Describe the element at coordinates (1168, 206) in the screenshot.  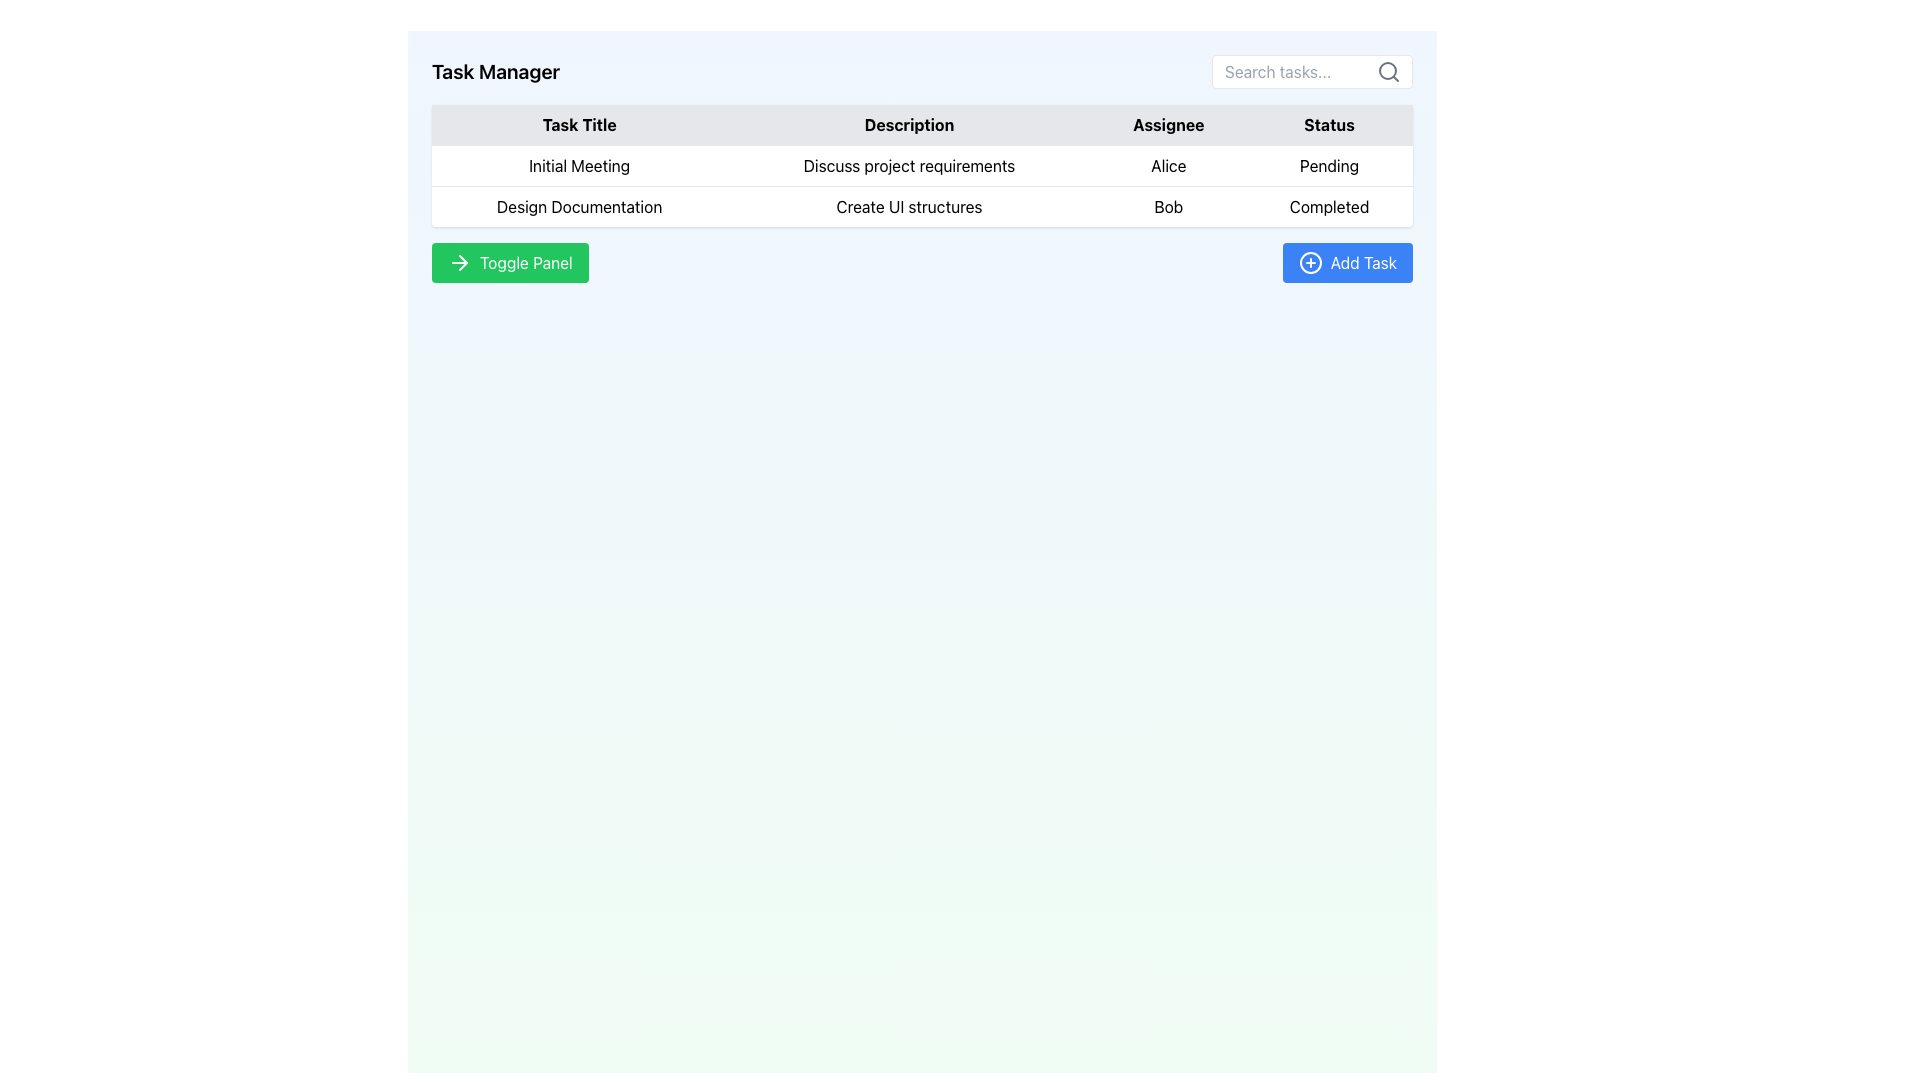
I see `the text label displaying 'Bob' in the second row of the 'Assignee' column of the table` at that location.